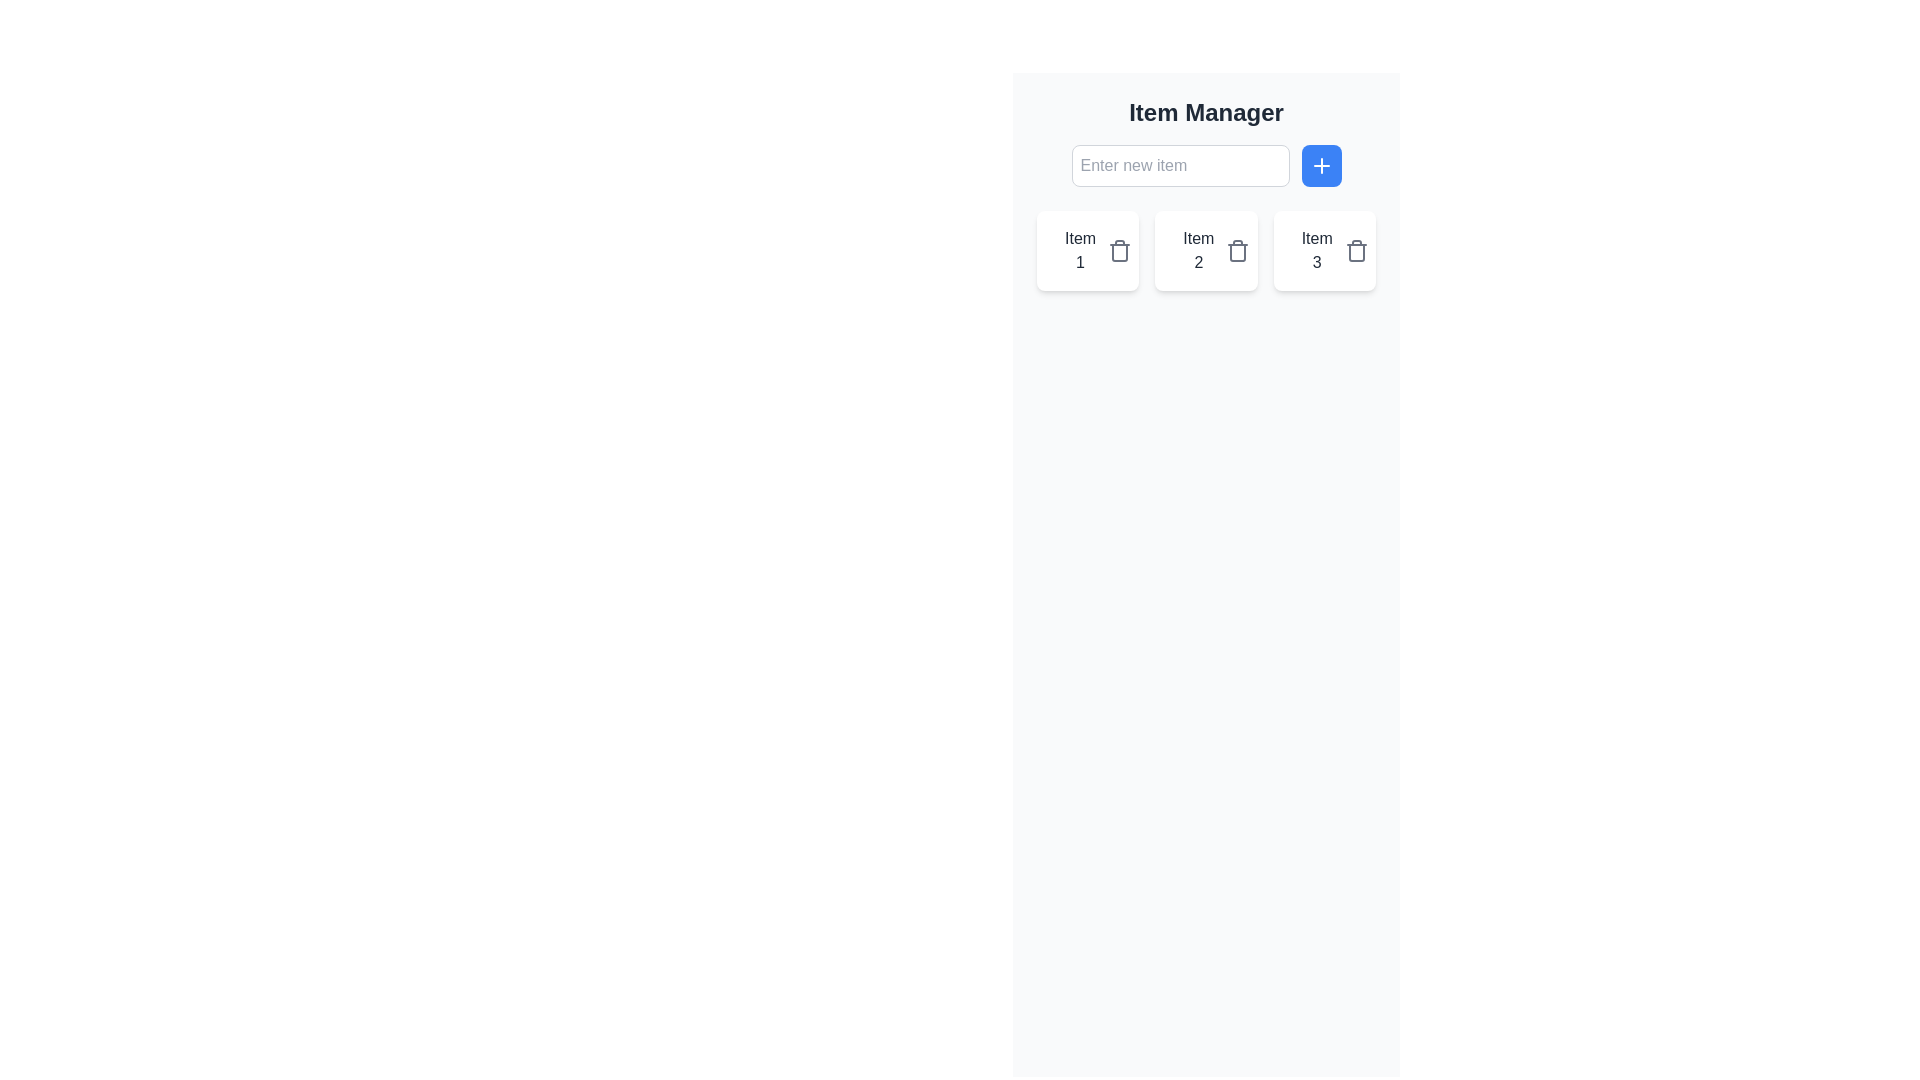 The width and height of the screenshot is (1920, 1080). I want to click on the first UI card item located at the top left of the grid layout to focus on it, so click(1087, 249).